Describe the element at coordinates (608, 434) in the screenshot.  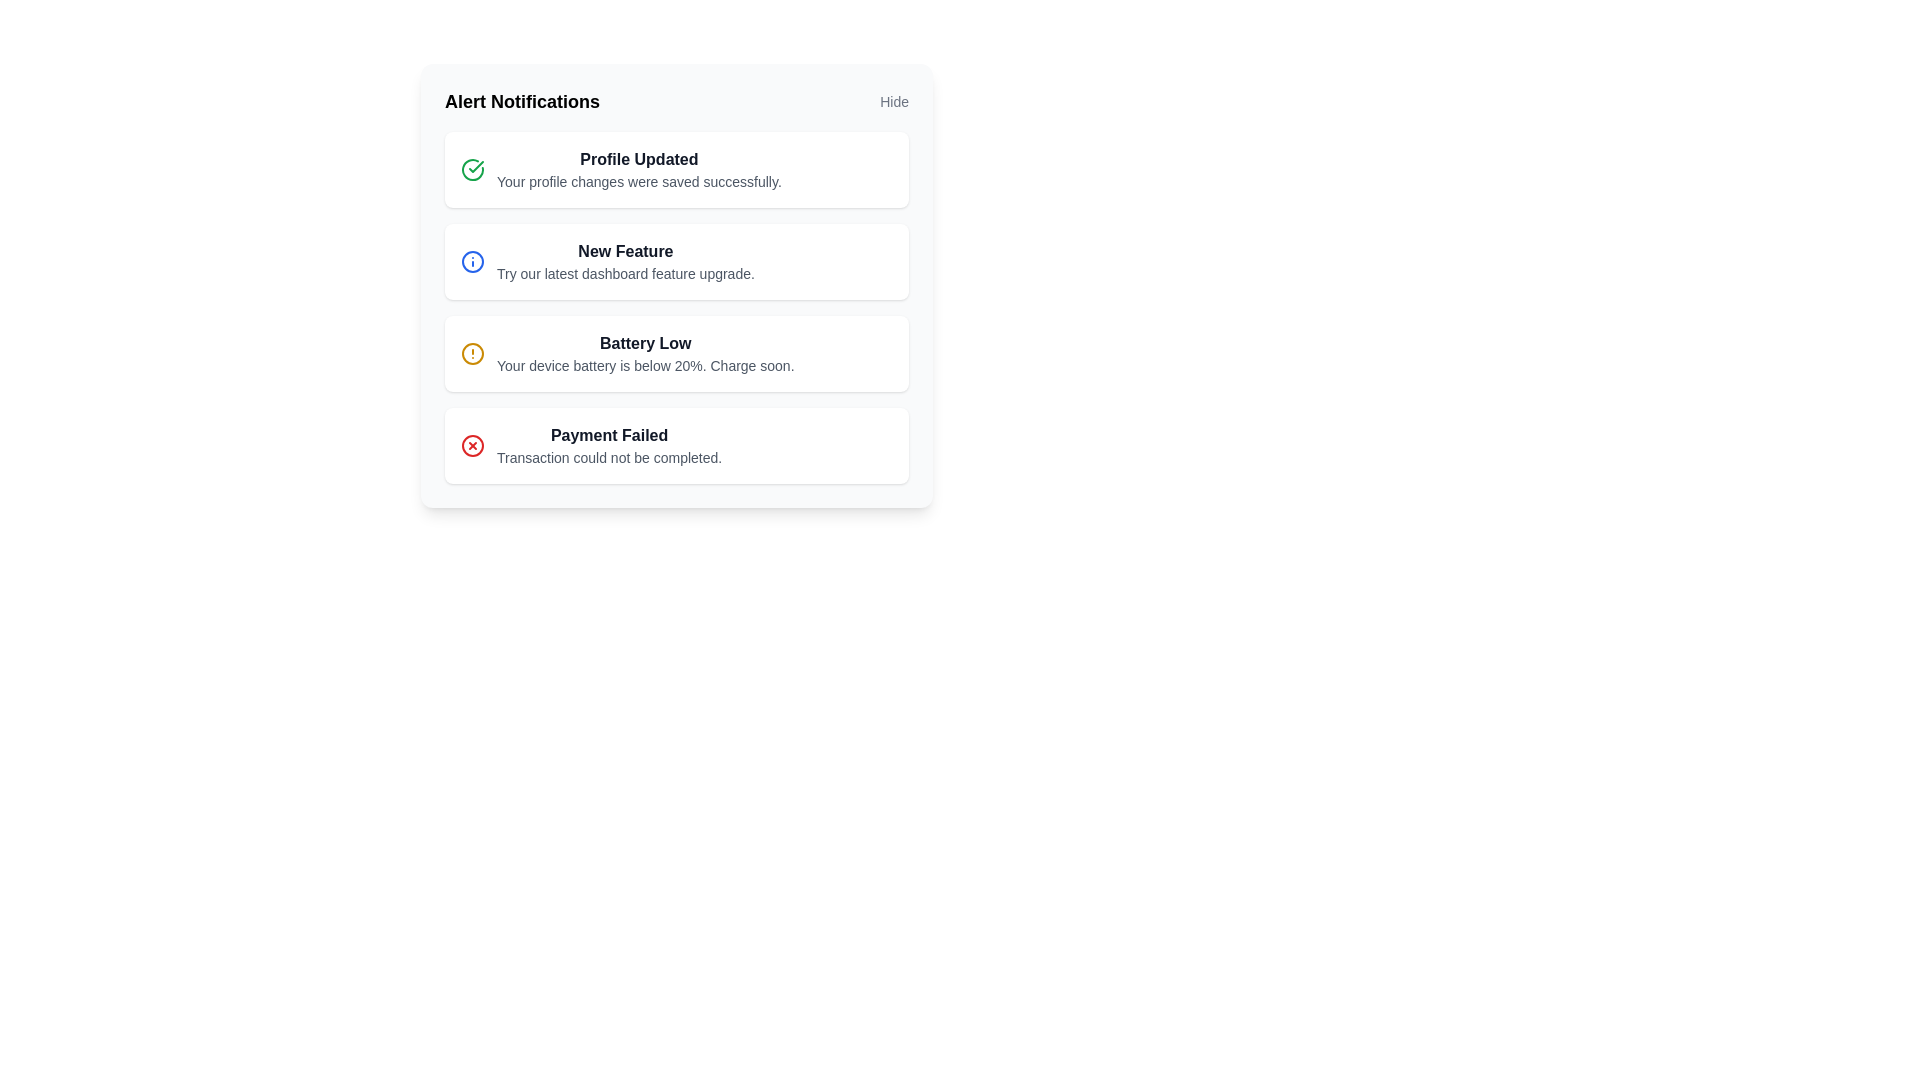
I see `the bold text label reading 'Payment Failed', which is positioned as the header text of the last notification in a vertical list of notifications` at that location.